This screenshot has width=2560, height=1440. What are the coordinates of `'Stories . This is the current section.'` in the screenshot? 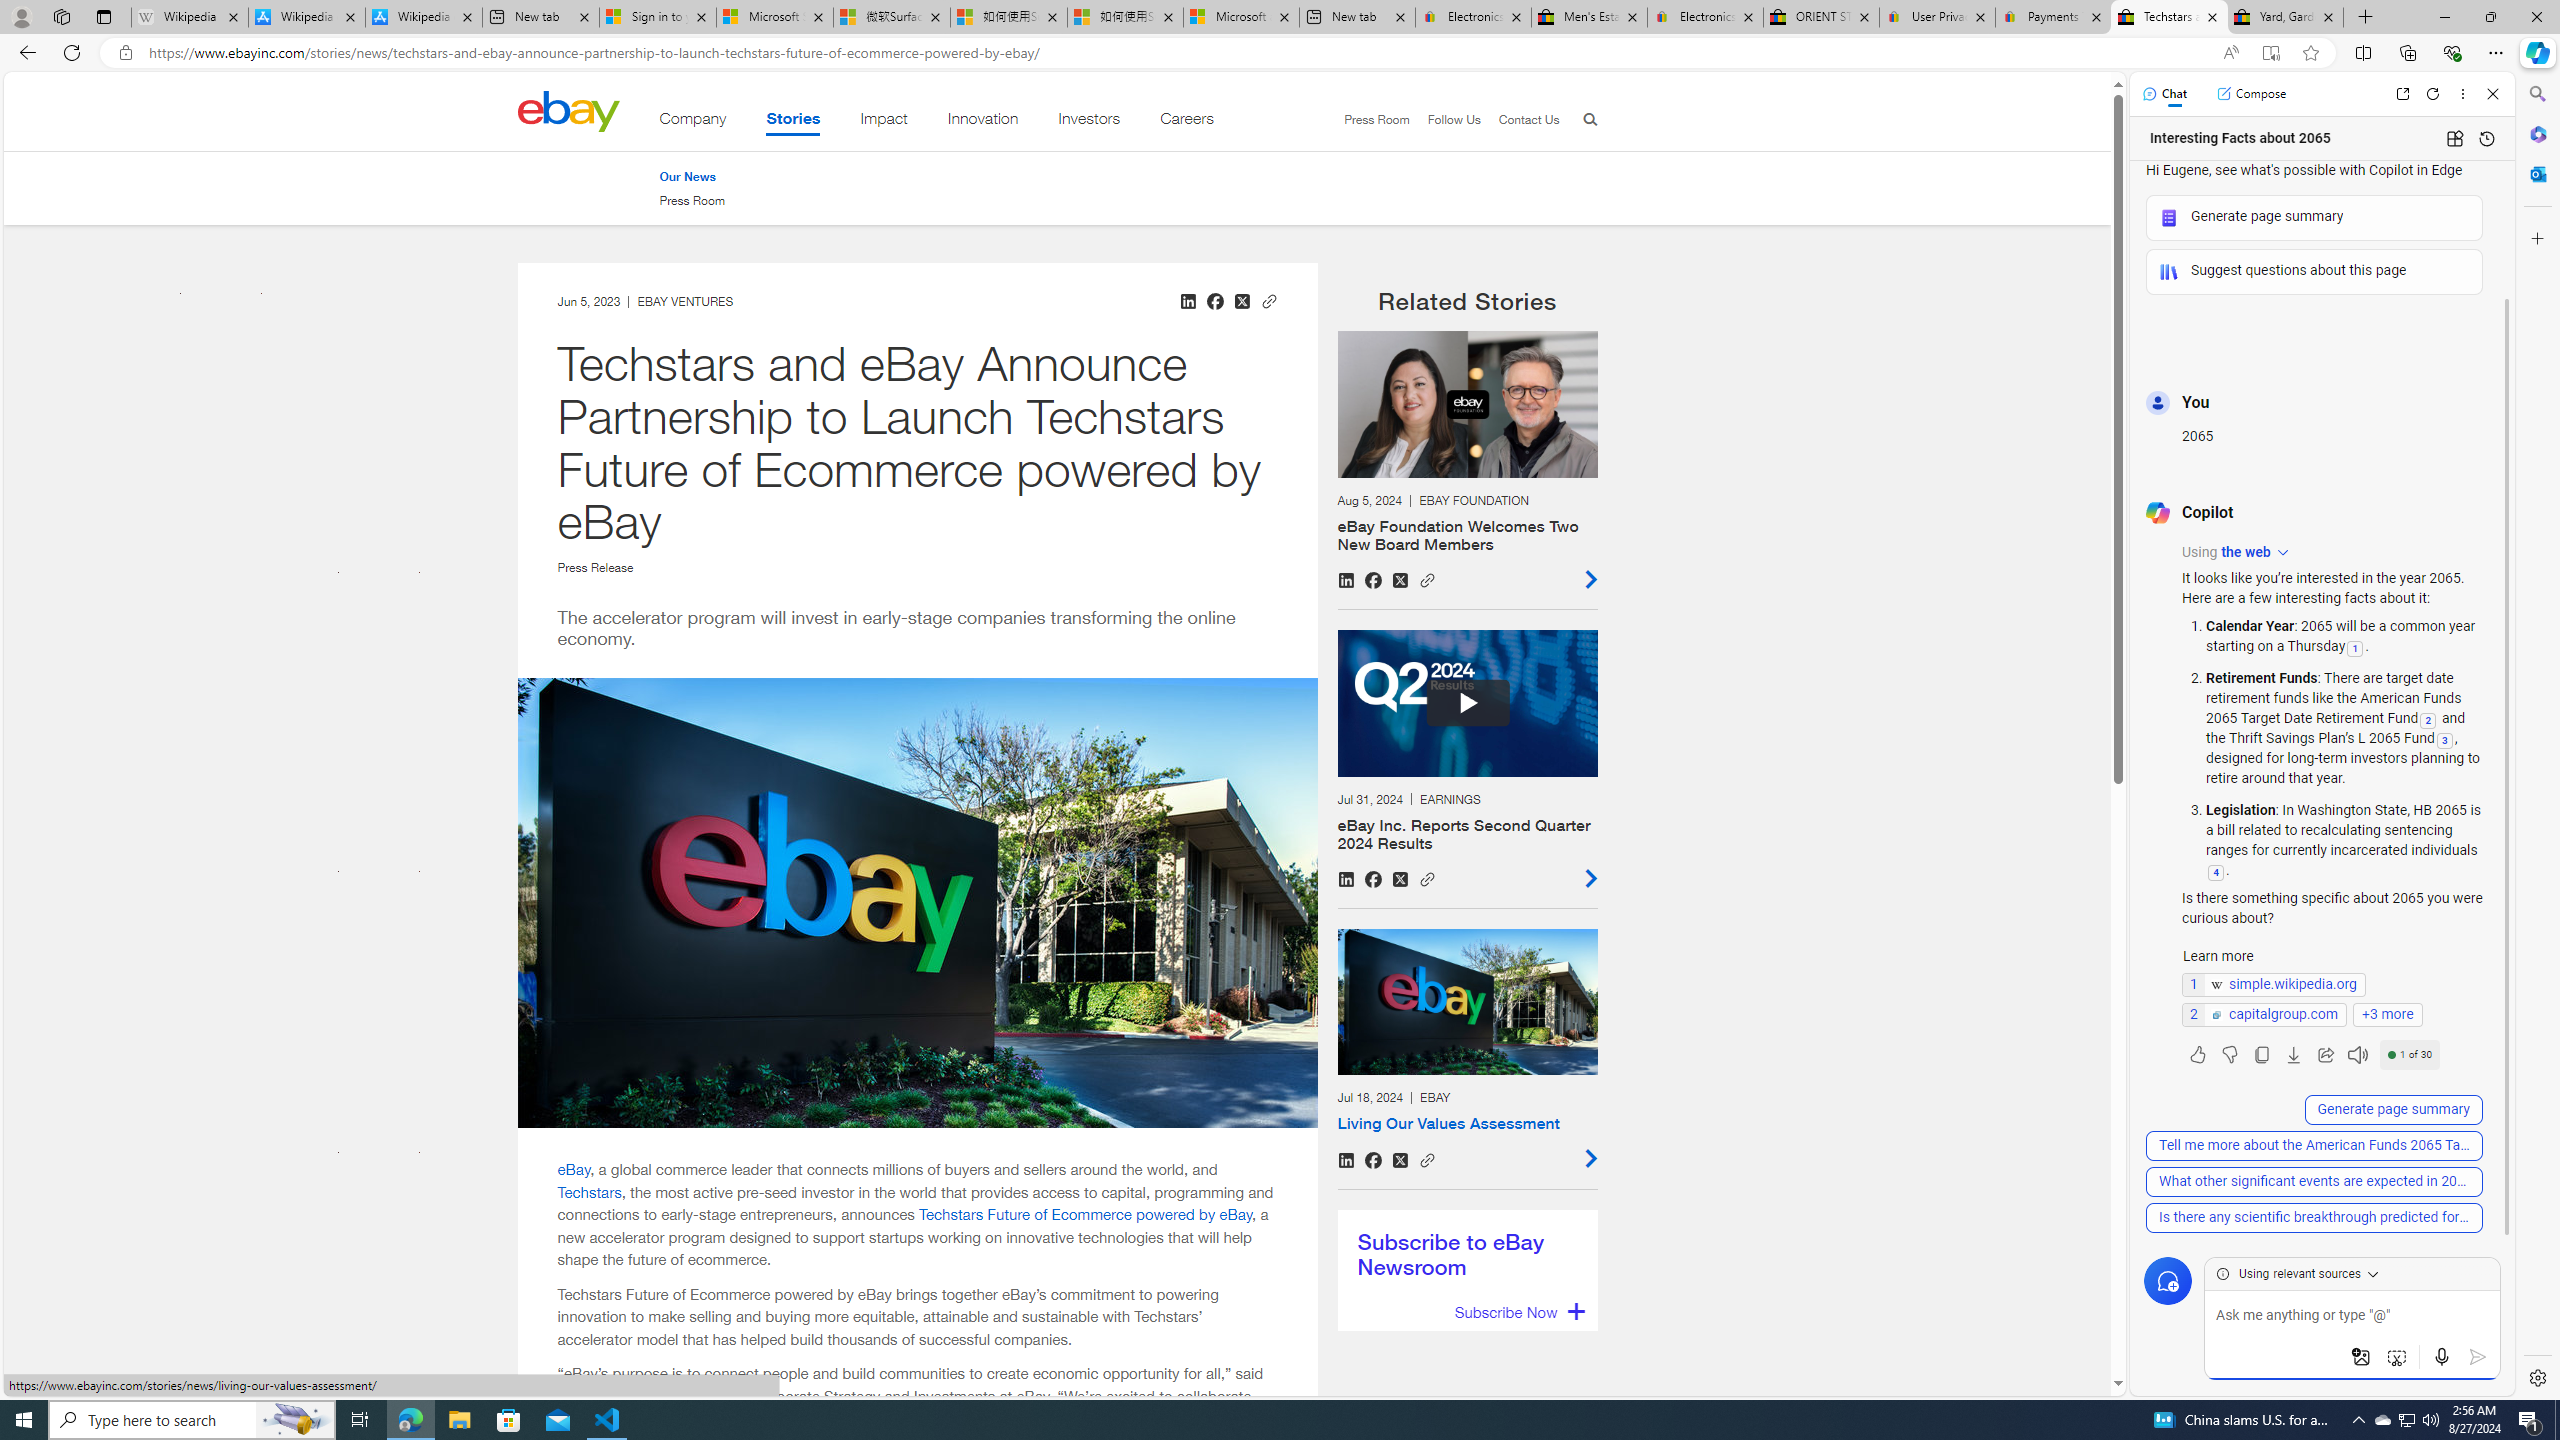 It's located at (792, 122).